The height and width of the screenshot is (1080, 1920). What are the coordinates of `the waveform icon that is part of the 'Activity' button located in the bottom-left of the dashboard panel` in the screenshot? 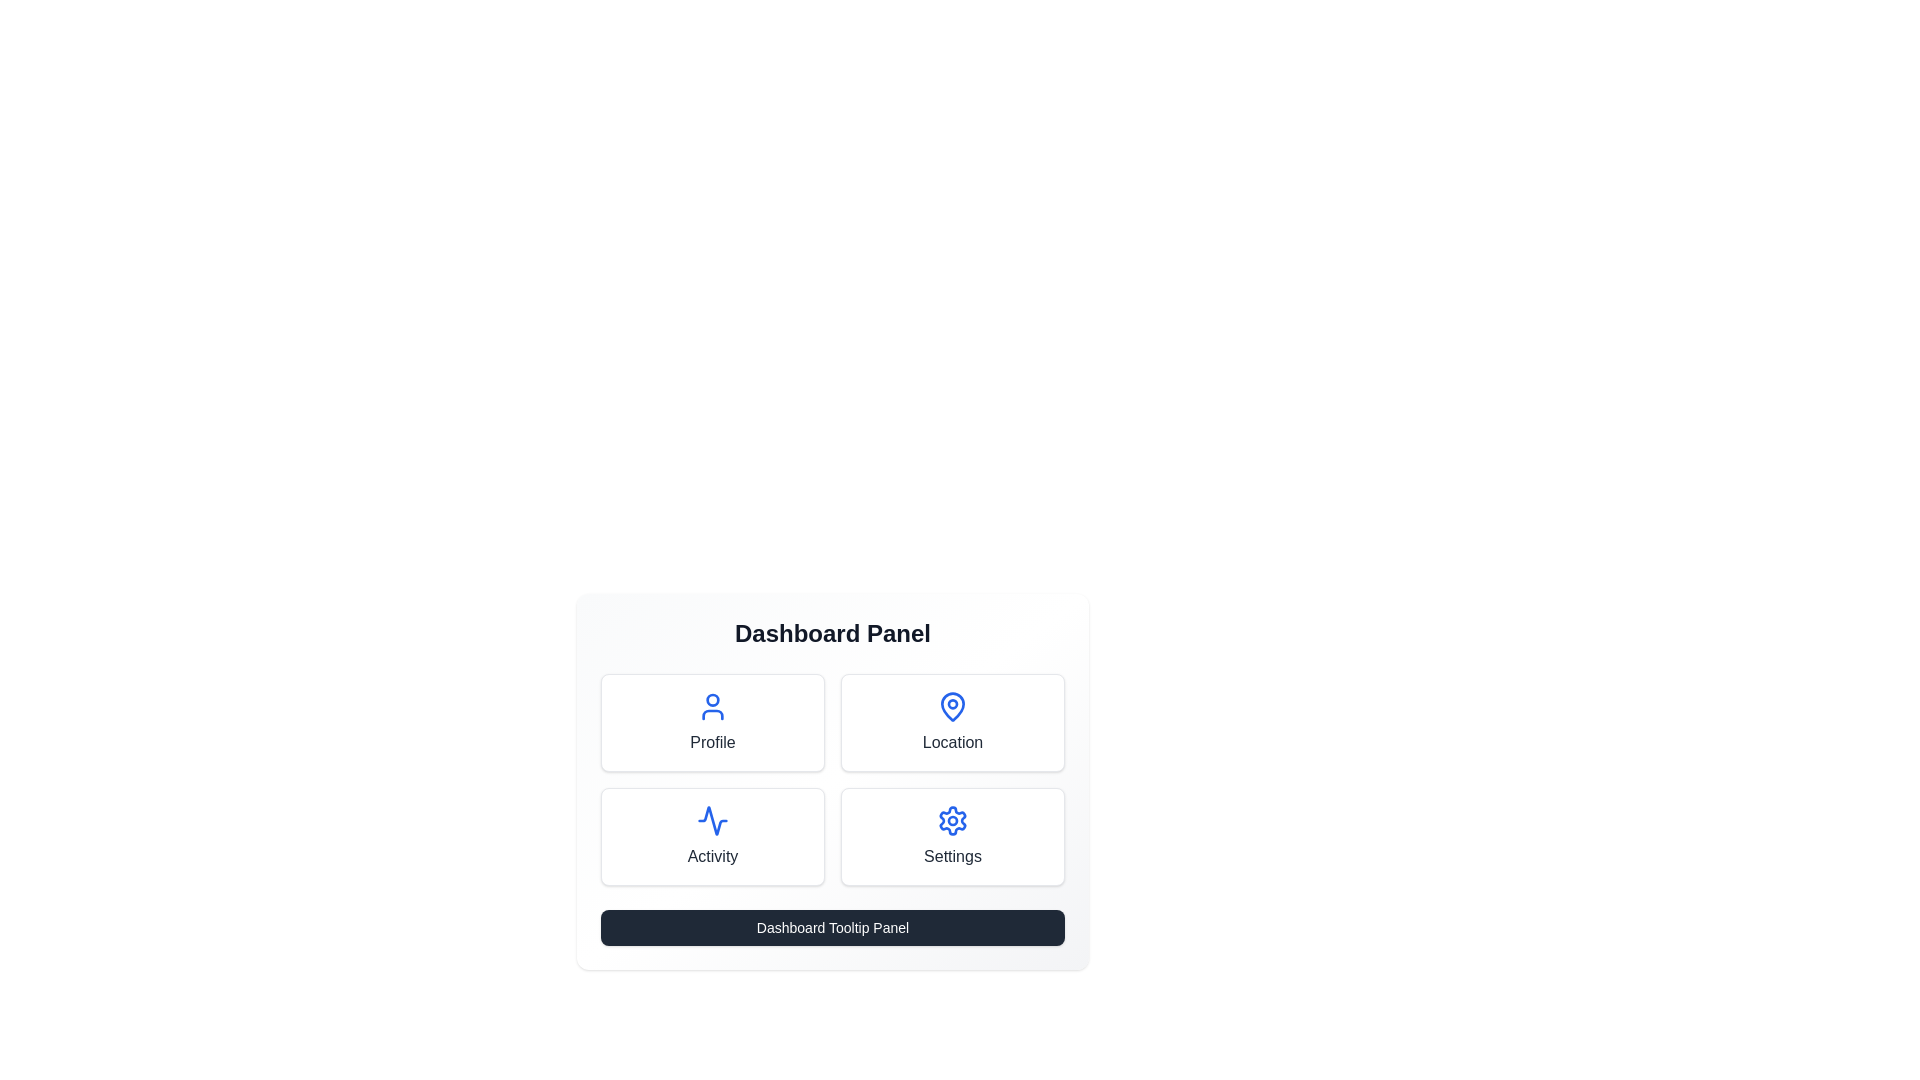 It's located at (713, 821).